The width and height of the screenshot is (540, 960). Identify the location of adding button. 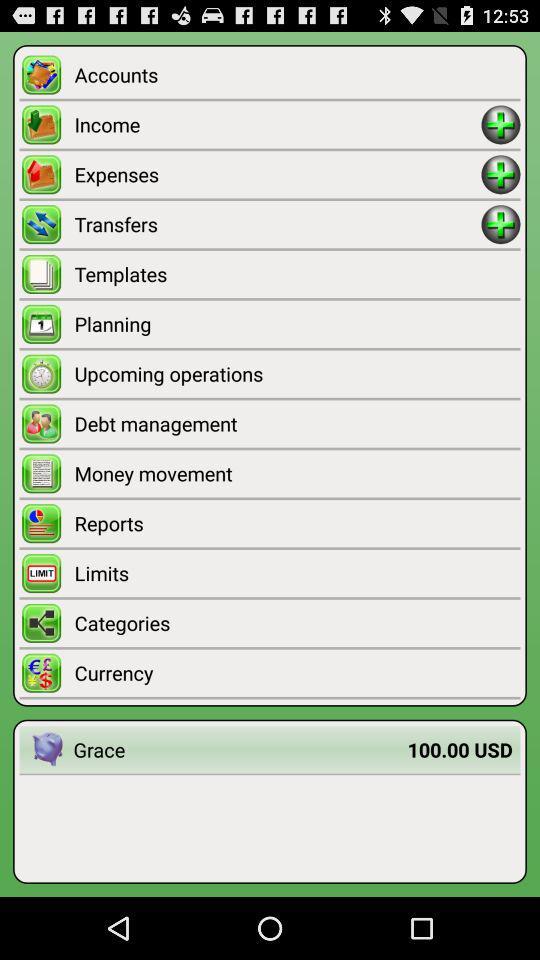
(500, 123).